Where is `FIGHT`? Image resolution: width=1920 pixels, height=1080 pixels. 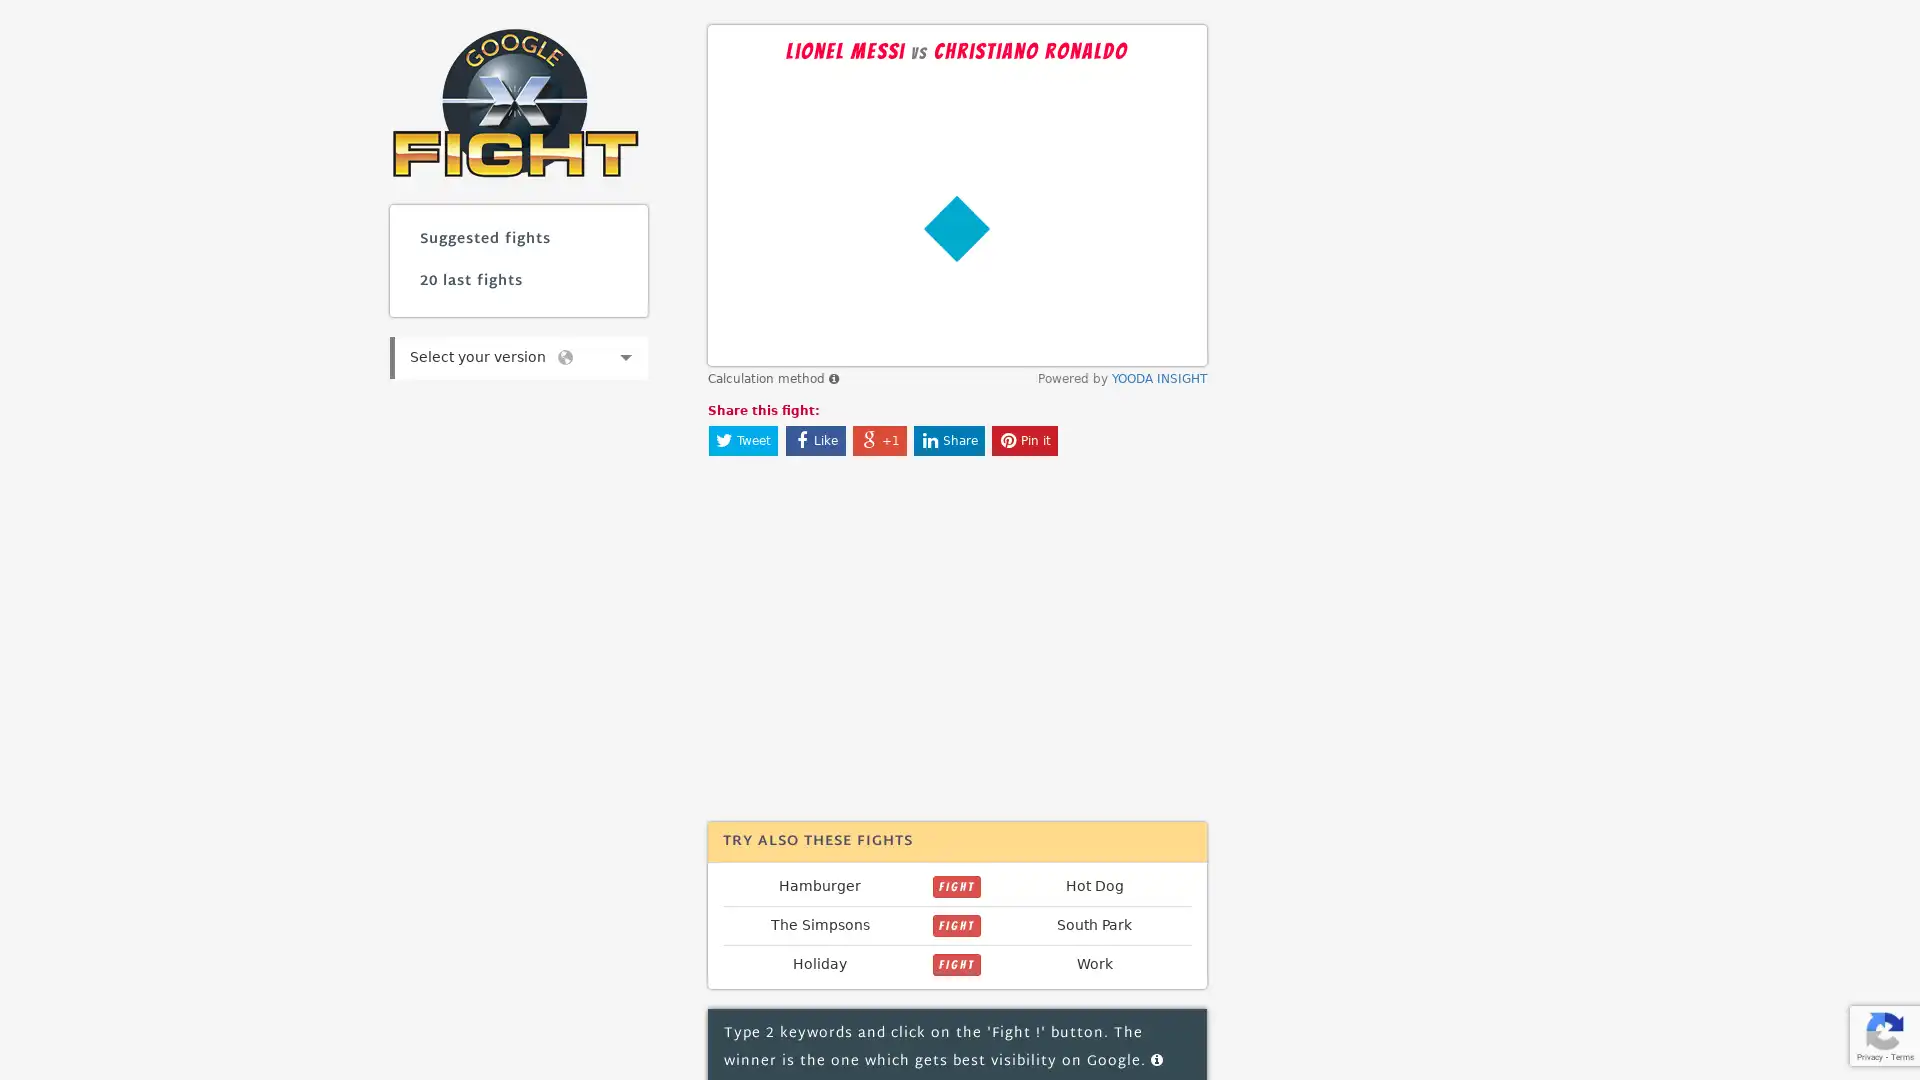 FIGHT is located at coordinates (955, 886).